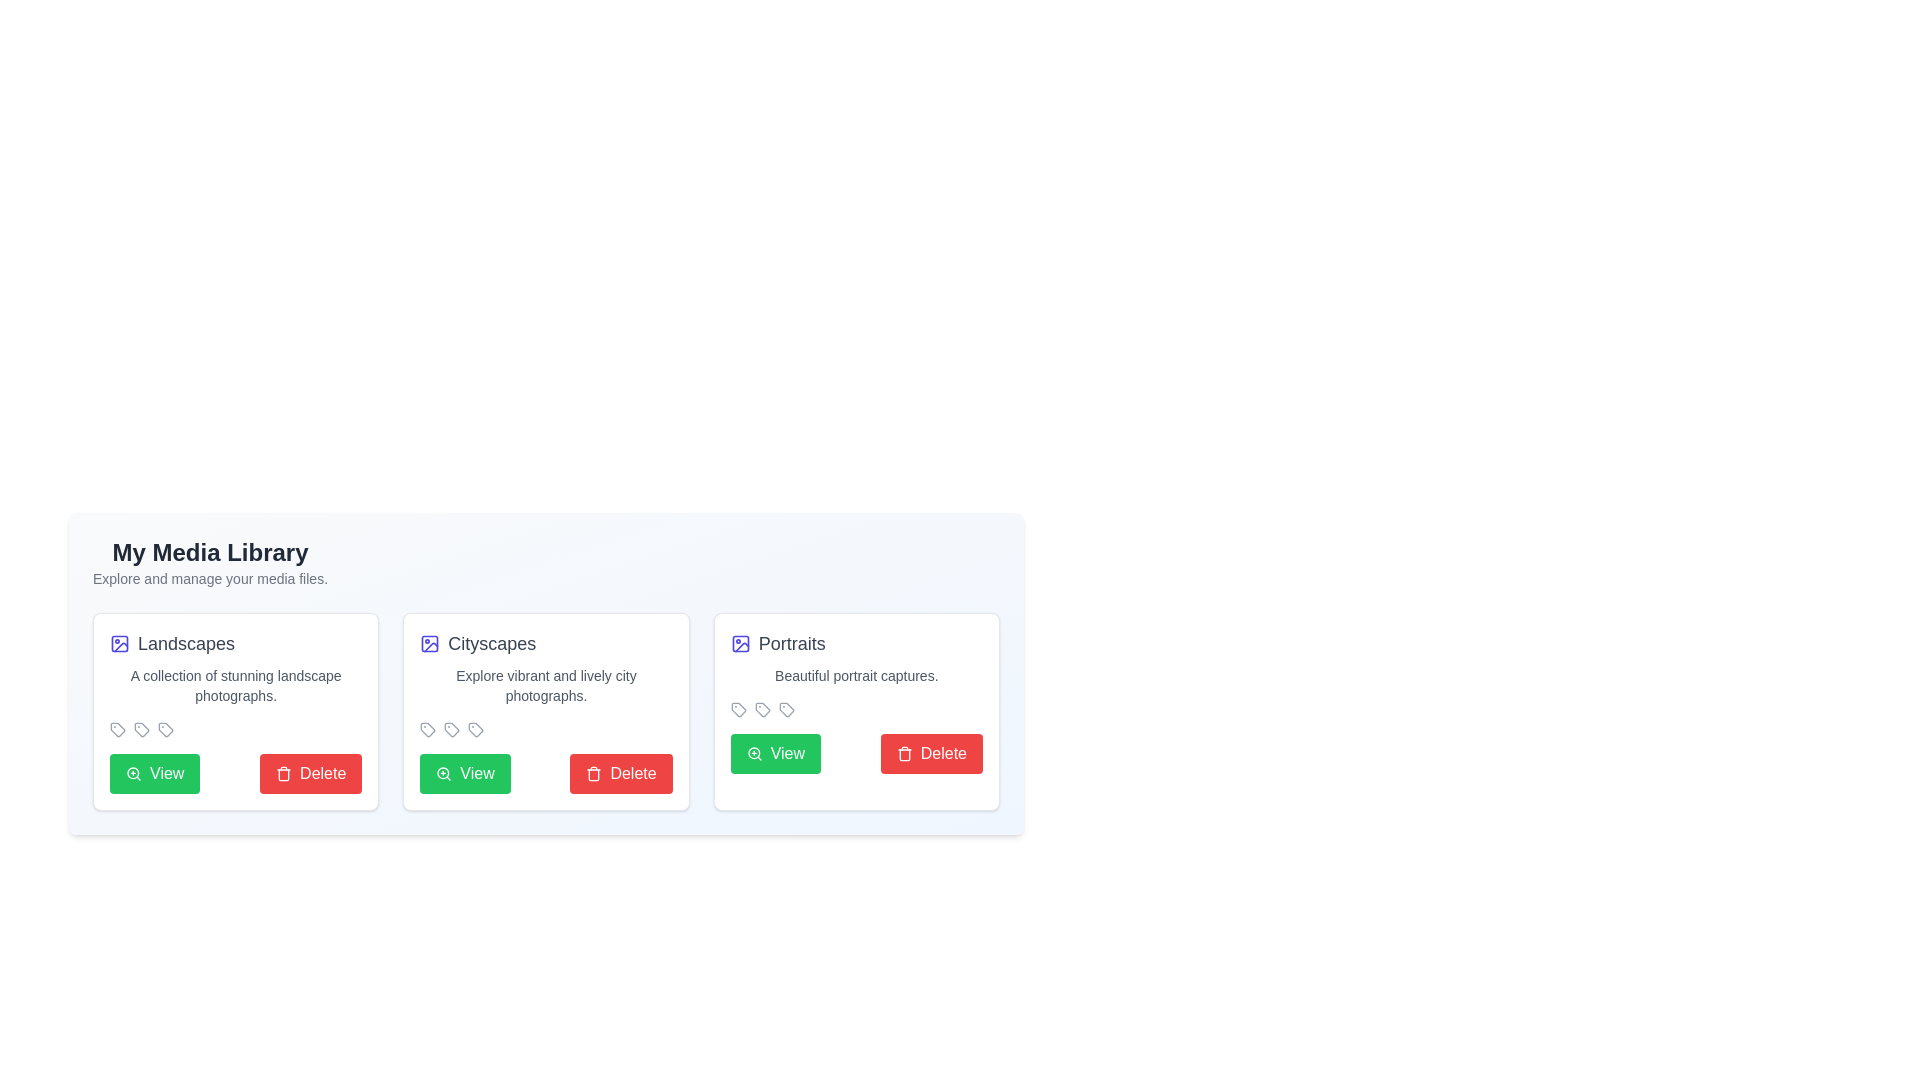 The height and width of the screenshot is (1080, 1920). I want to click on the red 'Delete' button with rounded corners and white text, which features a trash bin icon to visualize hover effects, so click(310, 773).